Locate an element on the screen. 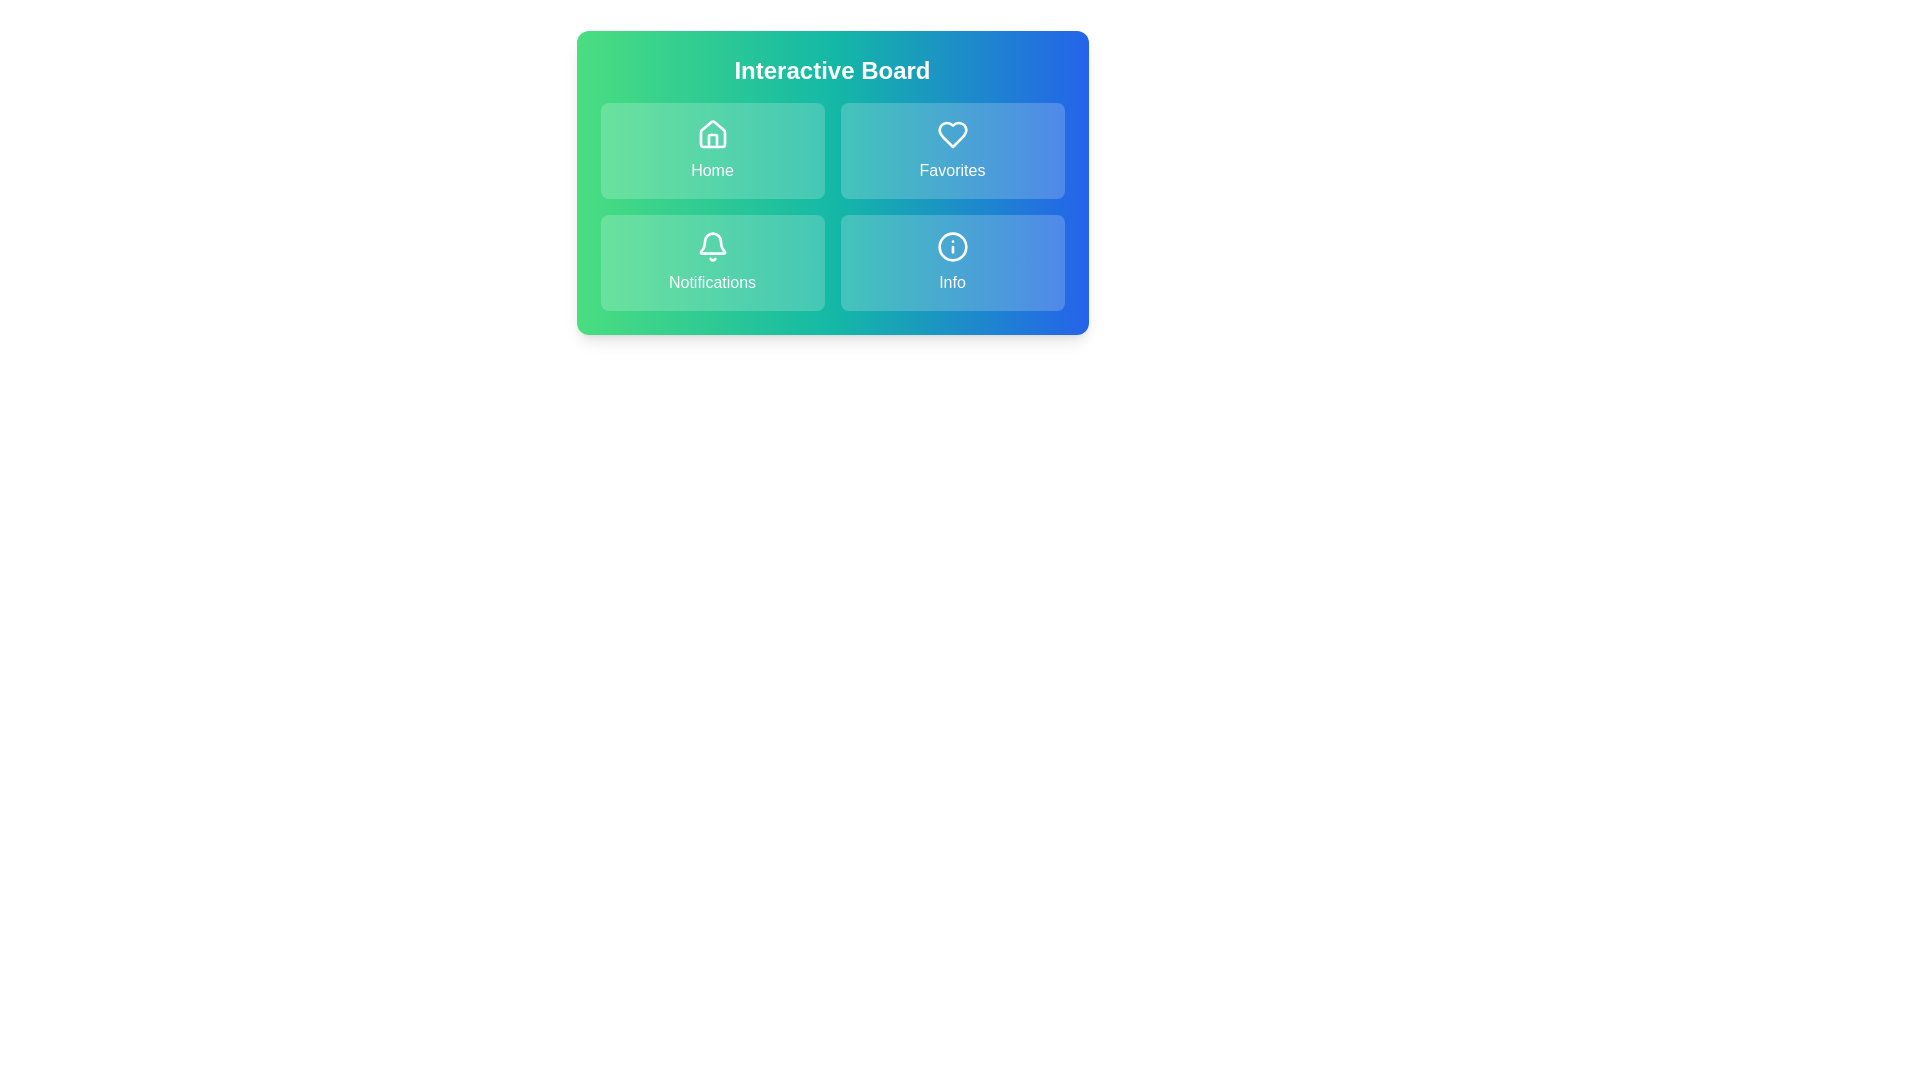 This screenshot has width=1920, height=1080. the house icon with a white outline on a green background in the 'Interactive Board' section is located at coordinates (712, 135).